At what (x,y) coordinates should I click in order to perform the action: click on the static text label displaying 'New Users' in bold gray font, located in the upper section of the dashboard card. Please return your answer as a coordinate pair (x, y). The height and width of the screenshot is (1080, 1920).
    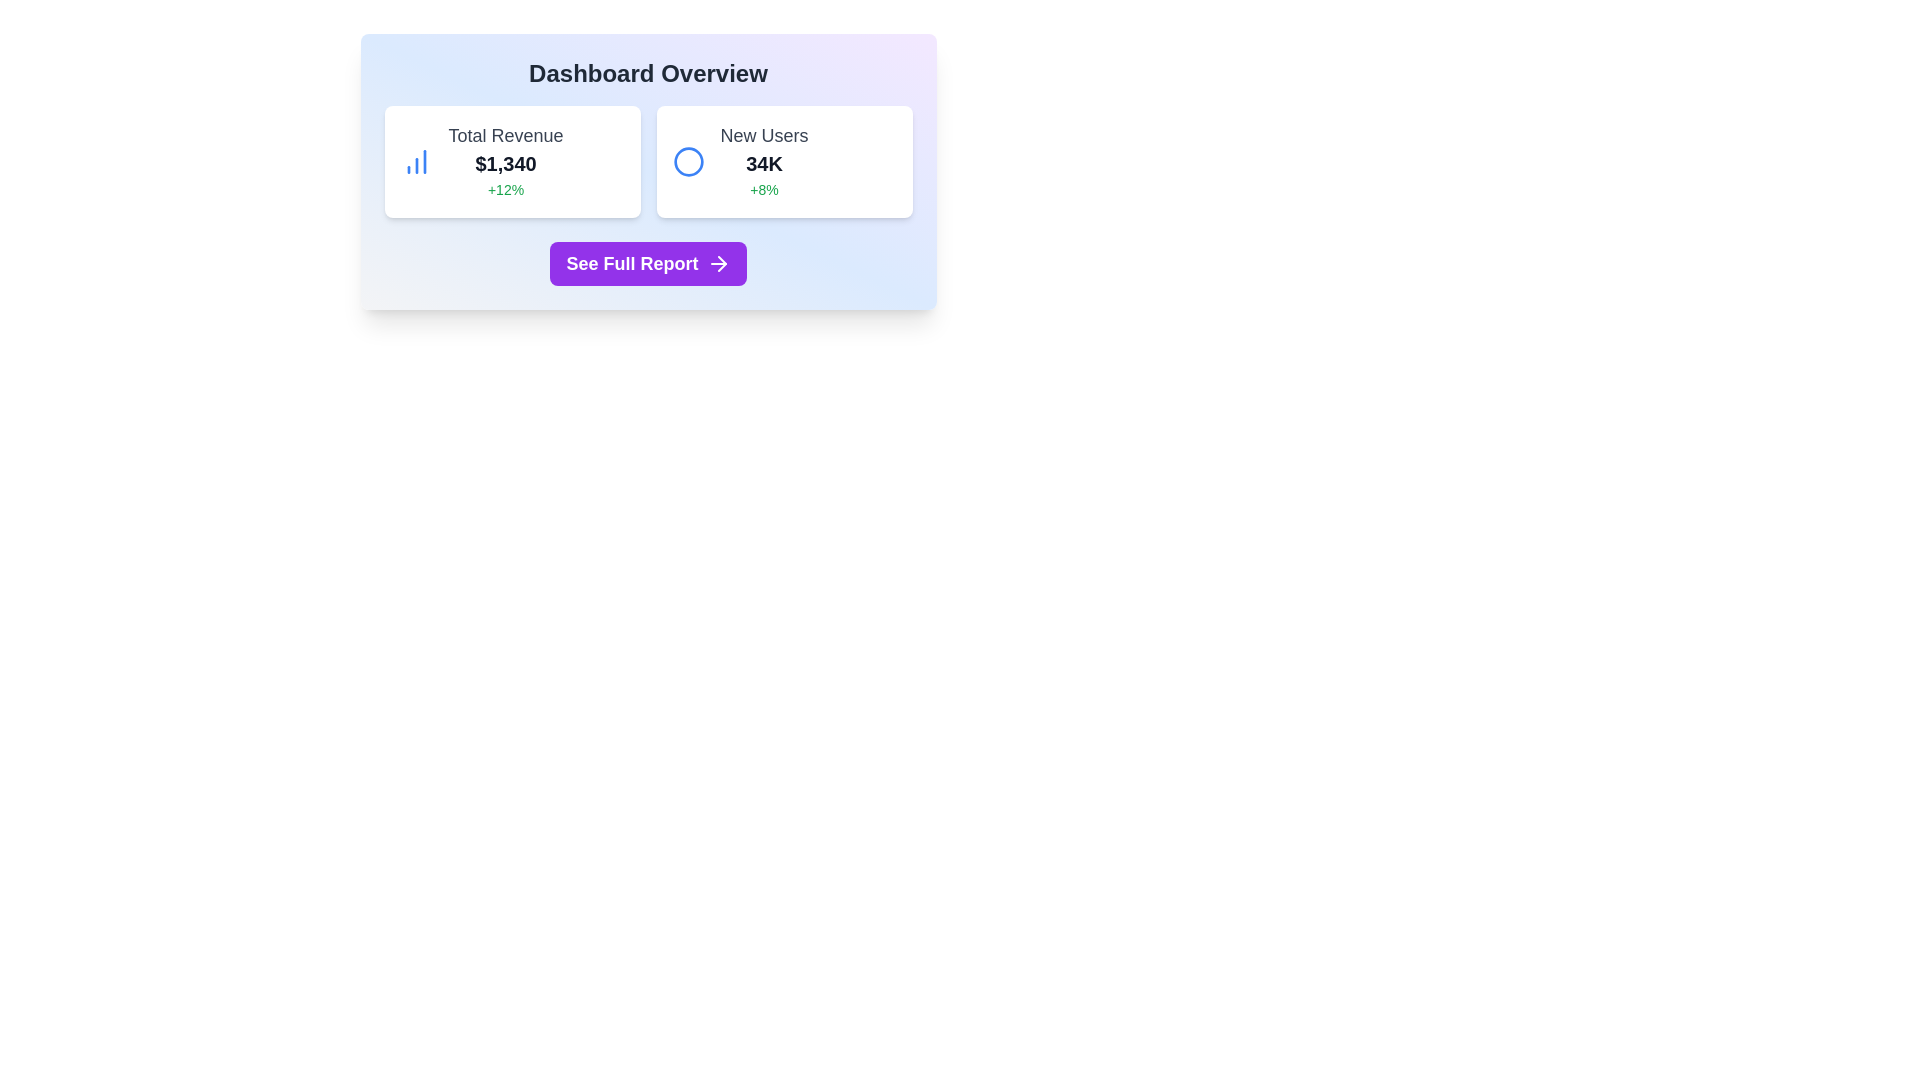
    Looking at the image, I should click on (763, 135).